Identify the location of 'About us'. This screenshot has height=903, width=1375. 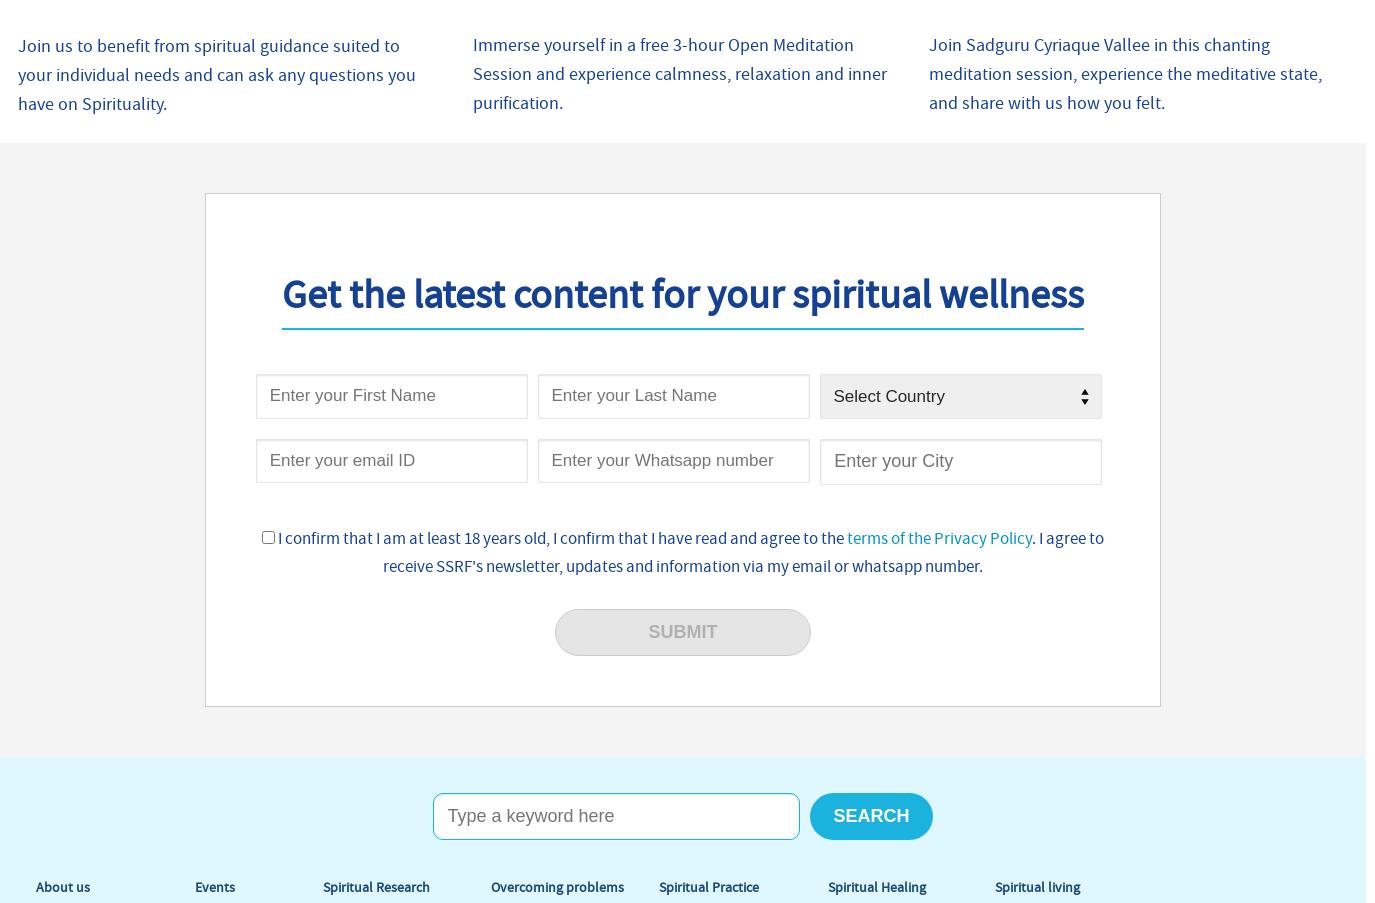
(61, 887).